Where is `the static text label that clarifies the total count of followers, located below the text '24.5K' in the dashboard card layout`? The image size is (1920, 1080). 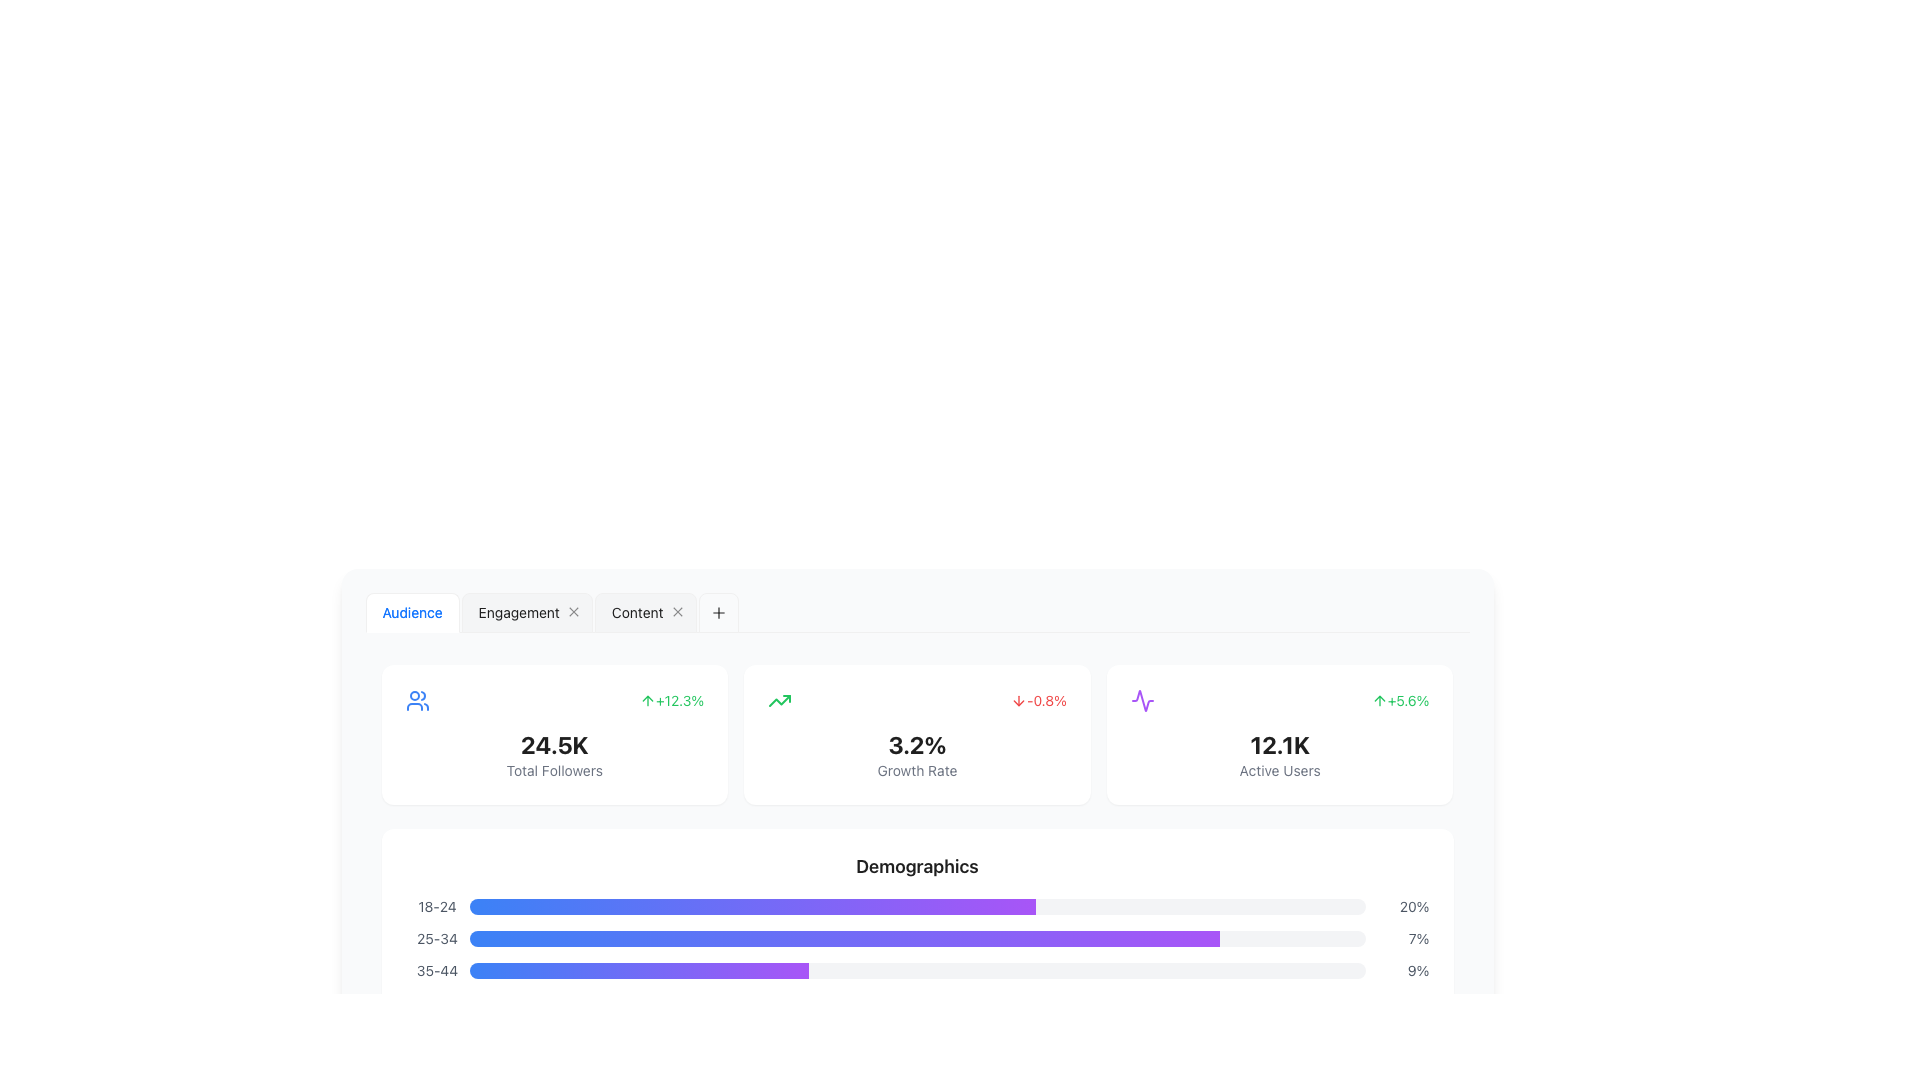
the static text label that clarifies the total count of followers, located below the text '24.5K' in the dashboard card layout is located at coordinates (554, 770).